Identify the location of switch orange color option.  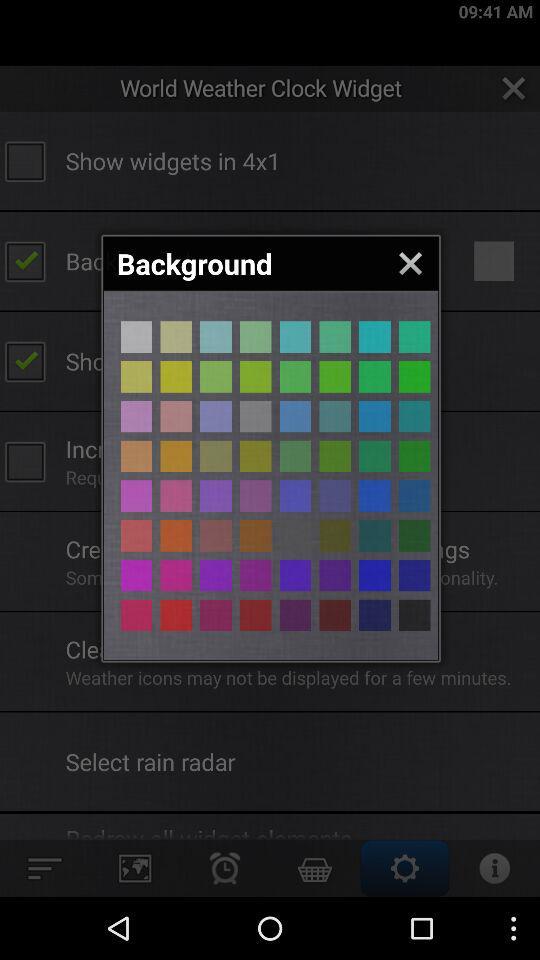
(335, 534).